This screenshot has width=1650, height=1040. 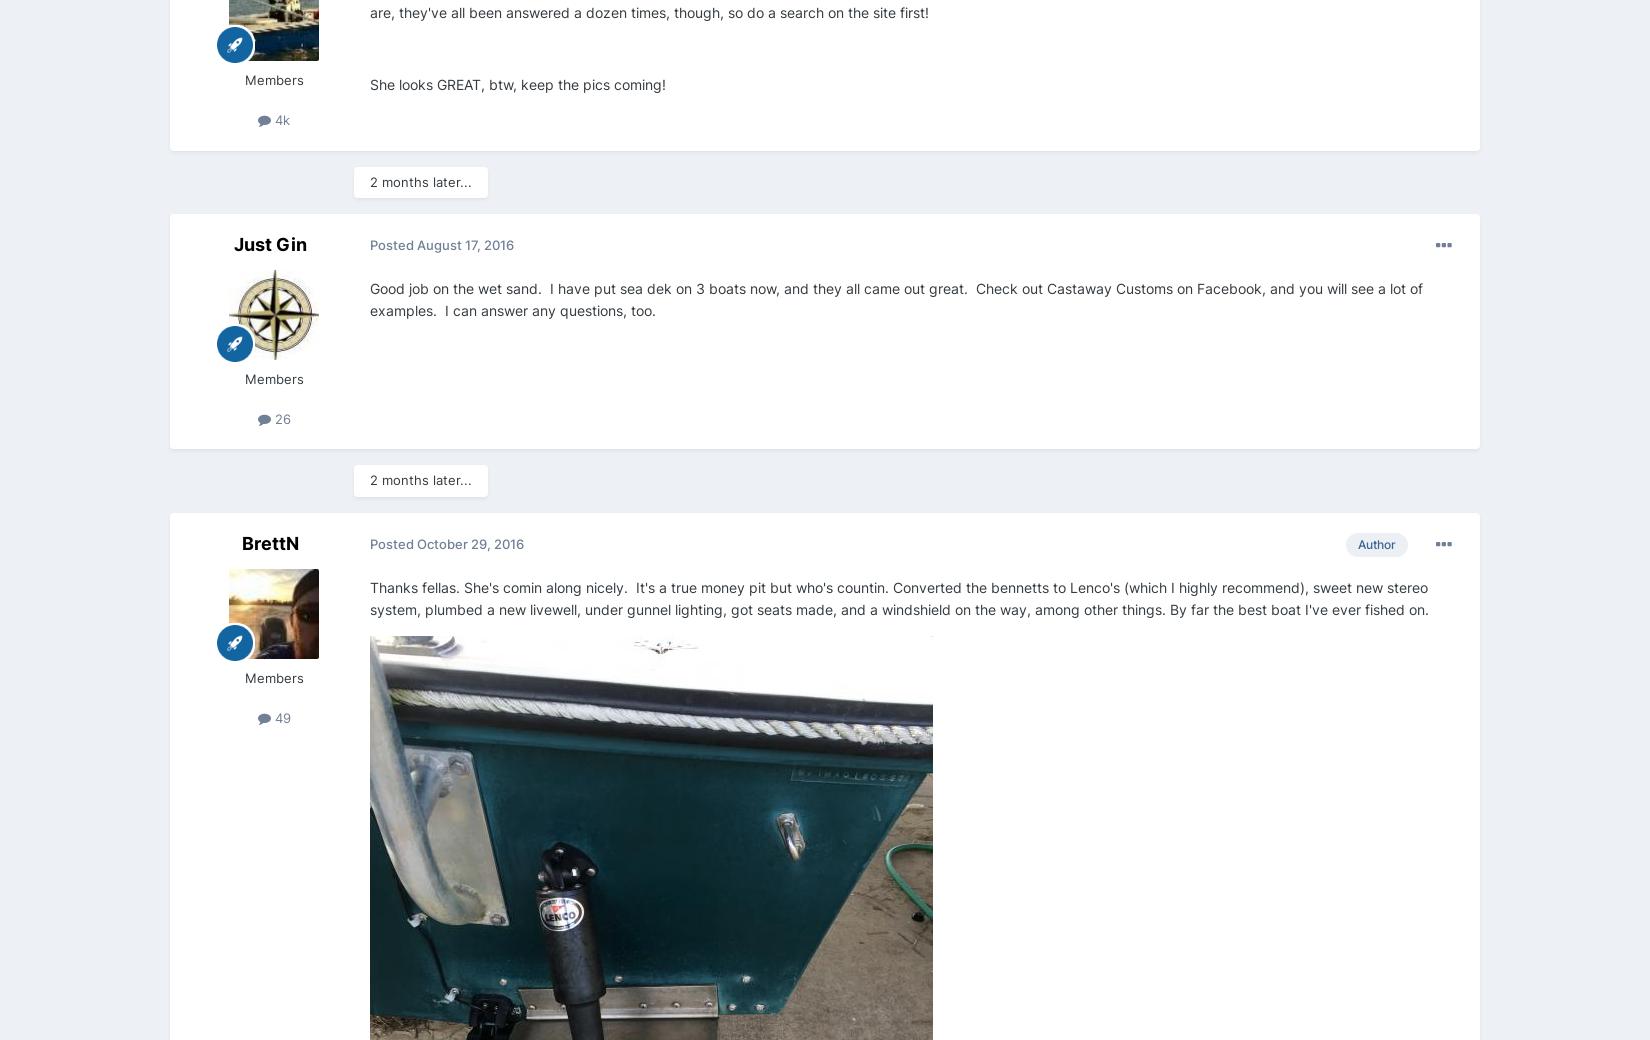 What do you see at coordinates (469, 543) in the screenshot?
I see `'October 29, 2016'` at bounding box center [469, 543].